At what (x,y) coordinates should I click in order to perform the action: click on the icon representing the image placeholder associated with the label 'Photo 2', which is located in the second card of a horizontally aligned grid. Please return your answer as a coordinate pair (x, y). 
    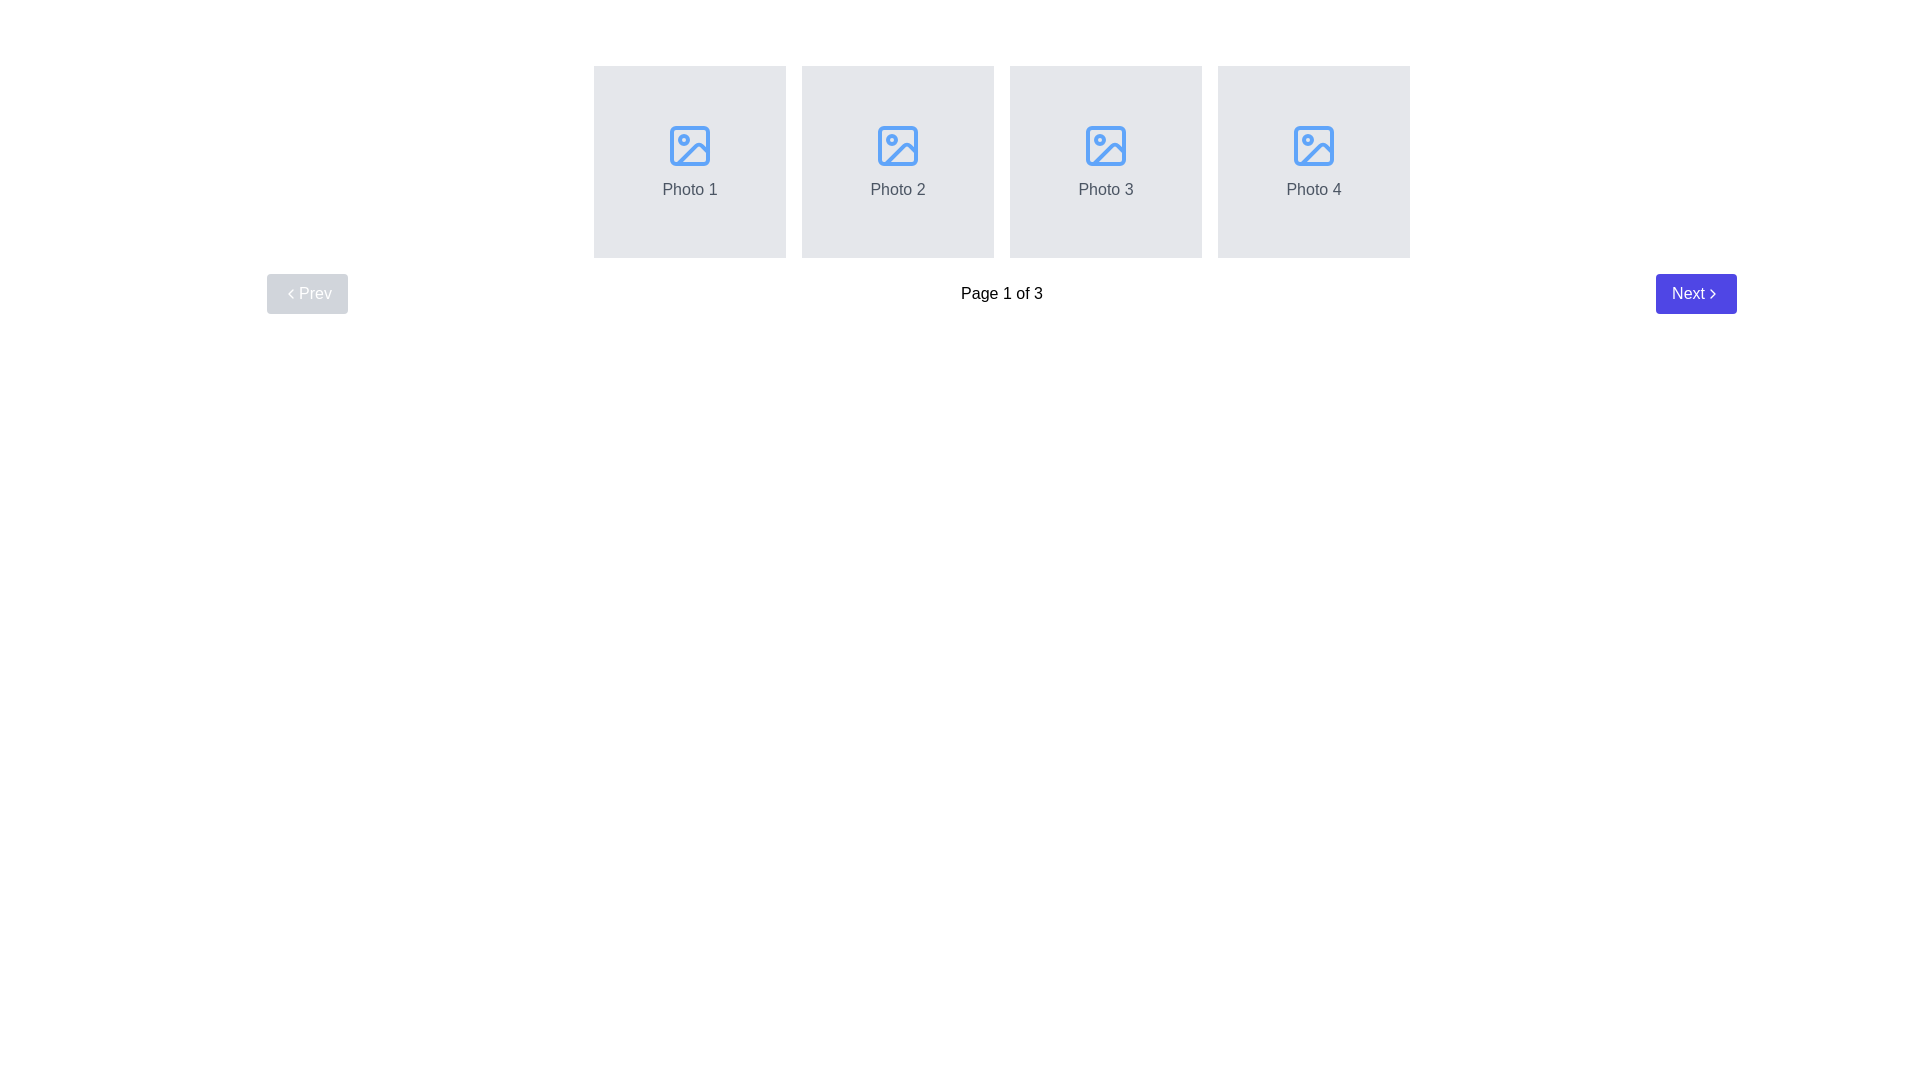
    Looking at the image, I should click on (896, 145).